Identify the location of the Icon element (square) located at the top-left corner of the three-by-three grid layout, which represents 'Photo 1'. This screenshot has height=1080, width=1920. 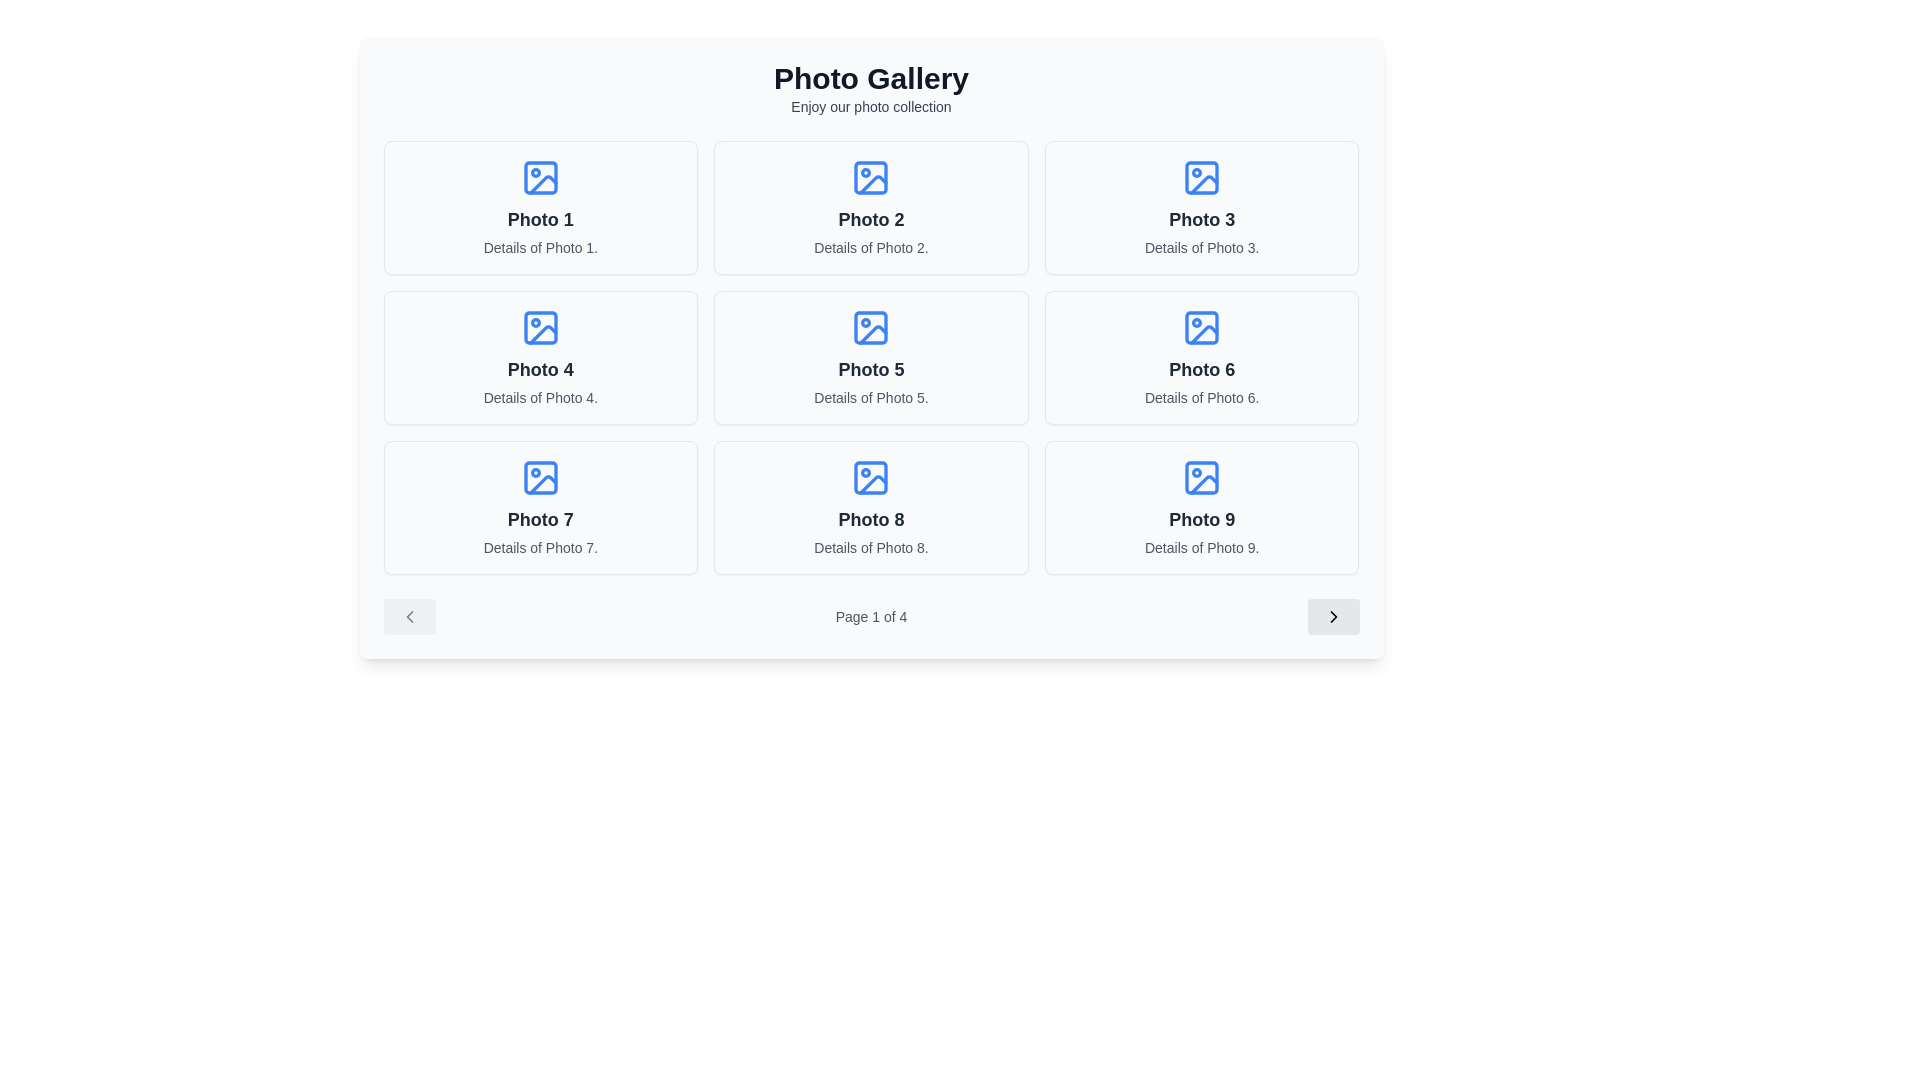
(540, 176).